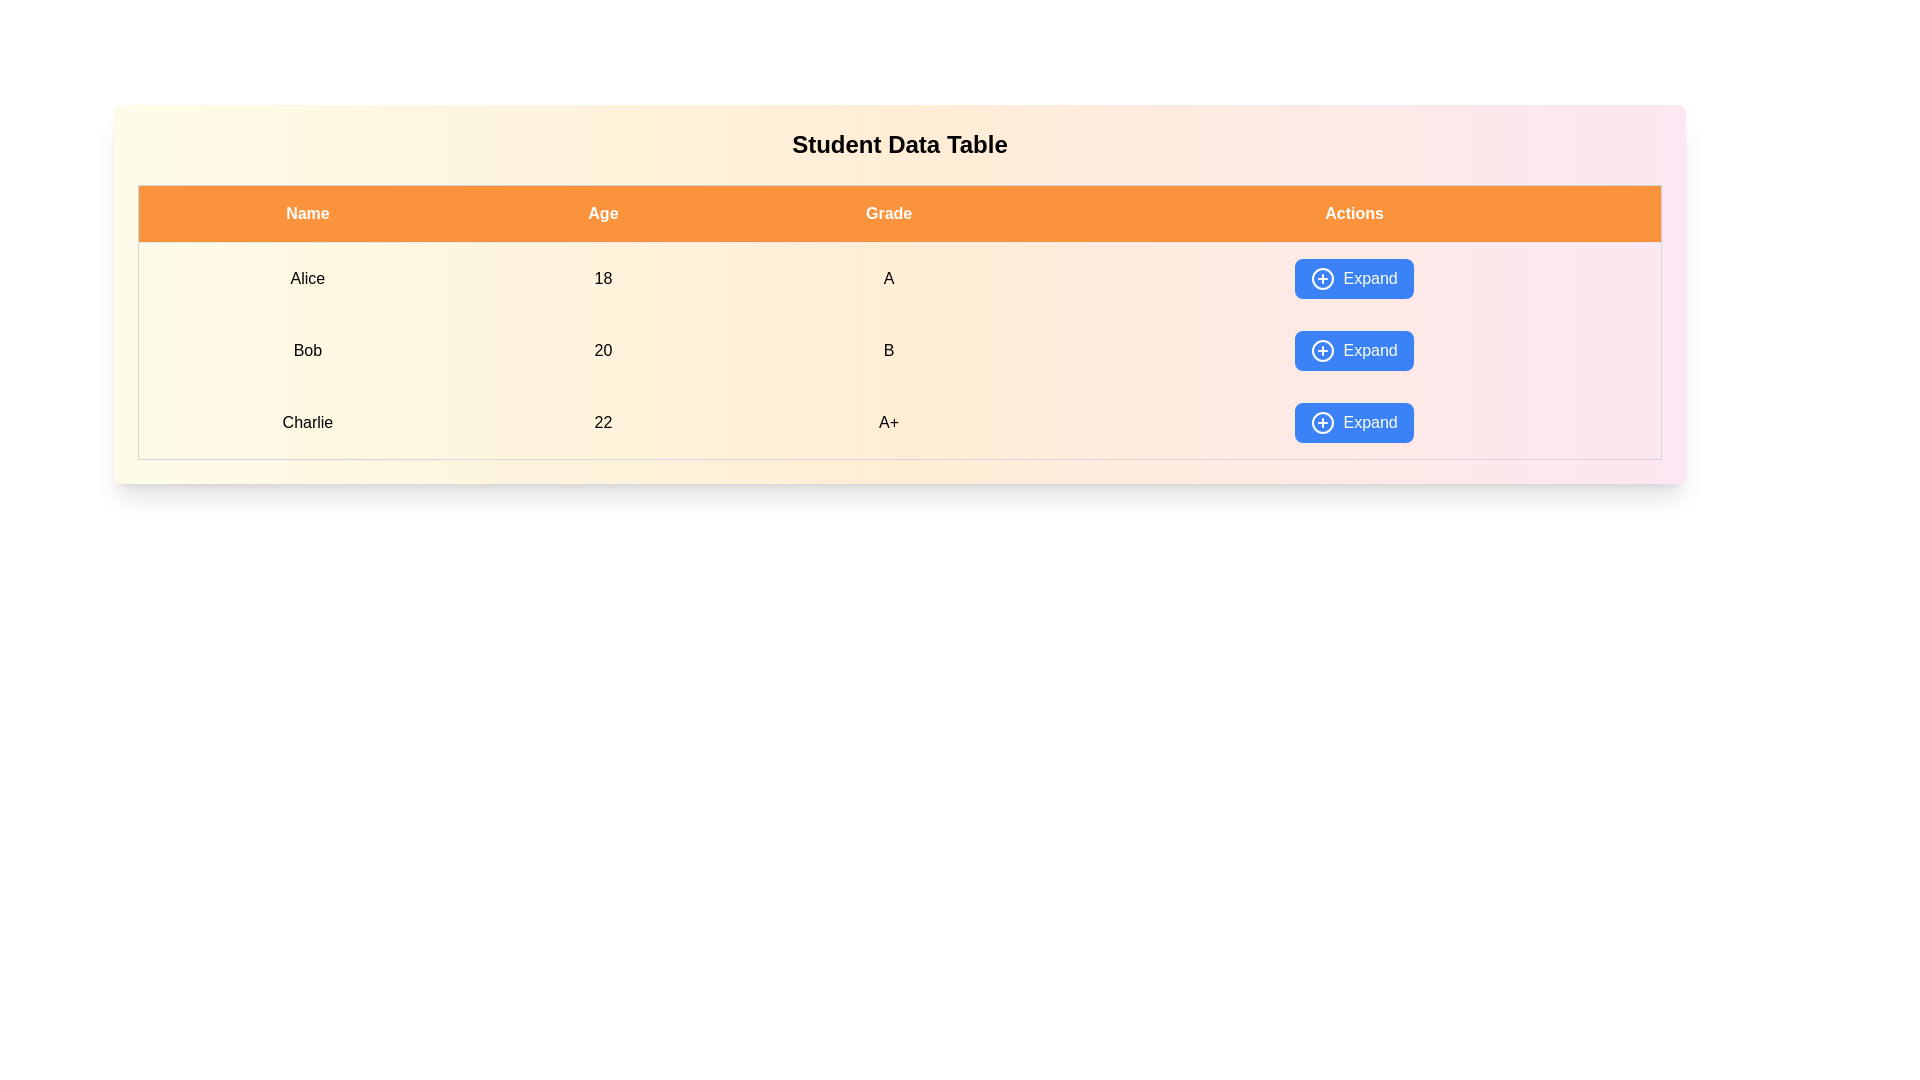 This screenshot has height=1080, width=1920. Describe the element at coordinates (1353, 422) in the screenshot. I see `the blue 'Expand' button located in the bottom row of the 'Actions' column, aligned with the last entry 'Charlie'` at that location.